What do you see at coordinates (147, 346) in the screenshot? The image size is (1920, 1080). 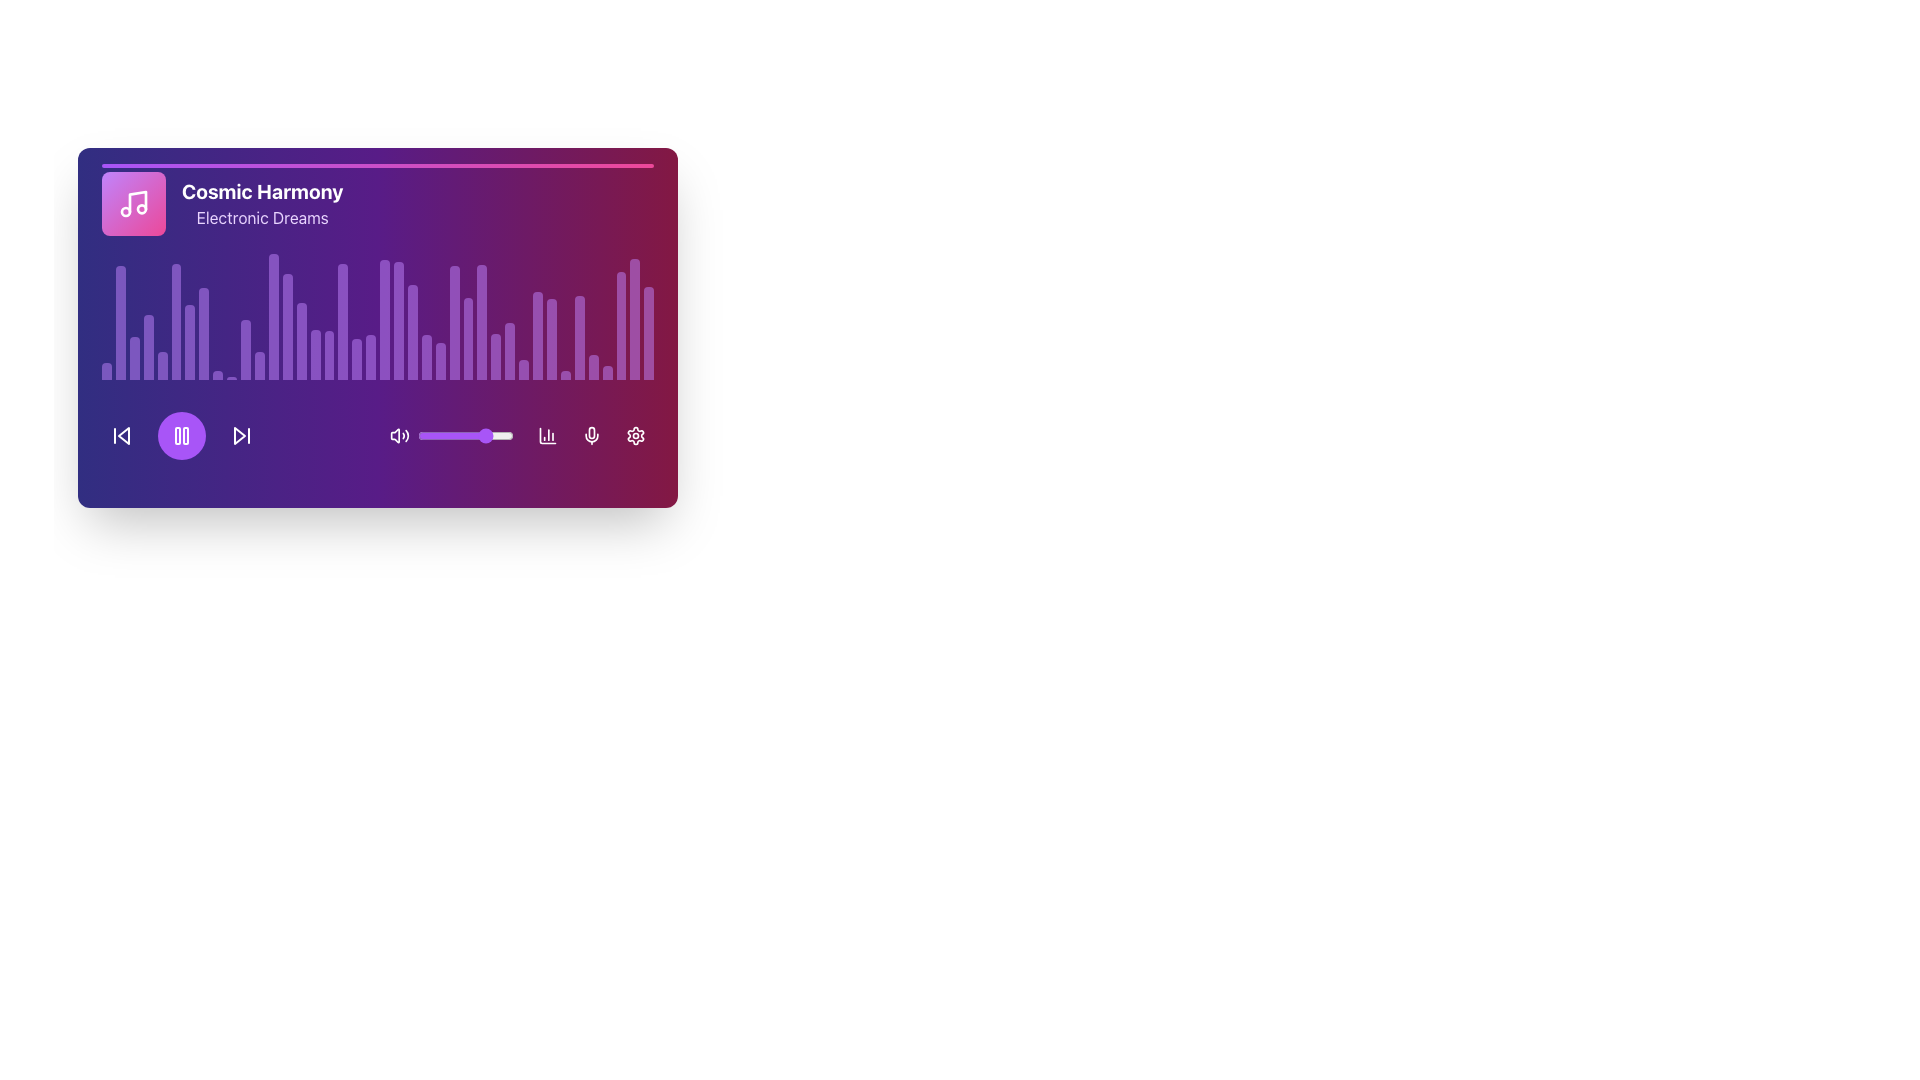 I see `the fourth vertical bar of the equalizer component in the media player interface` at bounding box center [147, 346].